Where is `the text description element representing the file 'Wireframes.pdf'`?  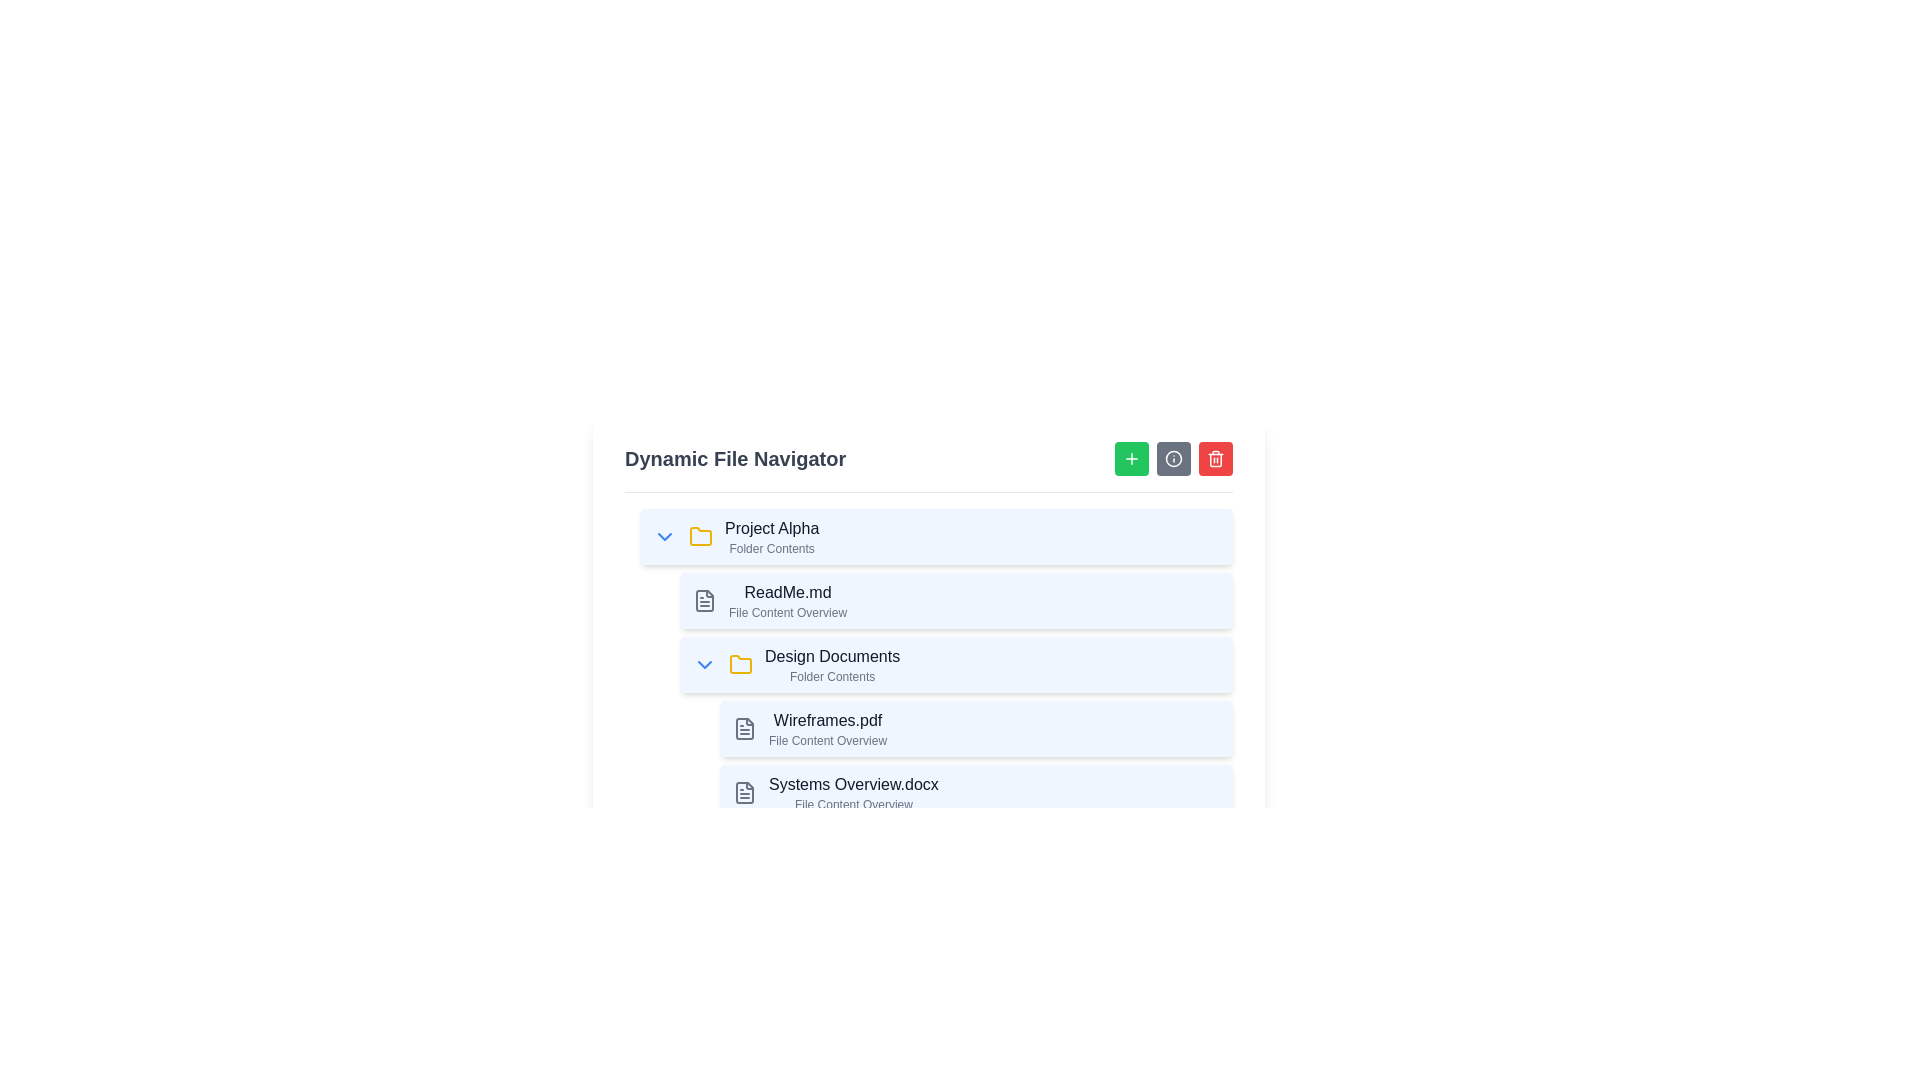 the text description element representing the file 'Wireframes.pdf' is located at coordinates (828, 729).